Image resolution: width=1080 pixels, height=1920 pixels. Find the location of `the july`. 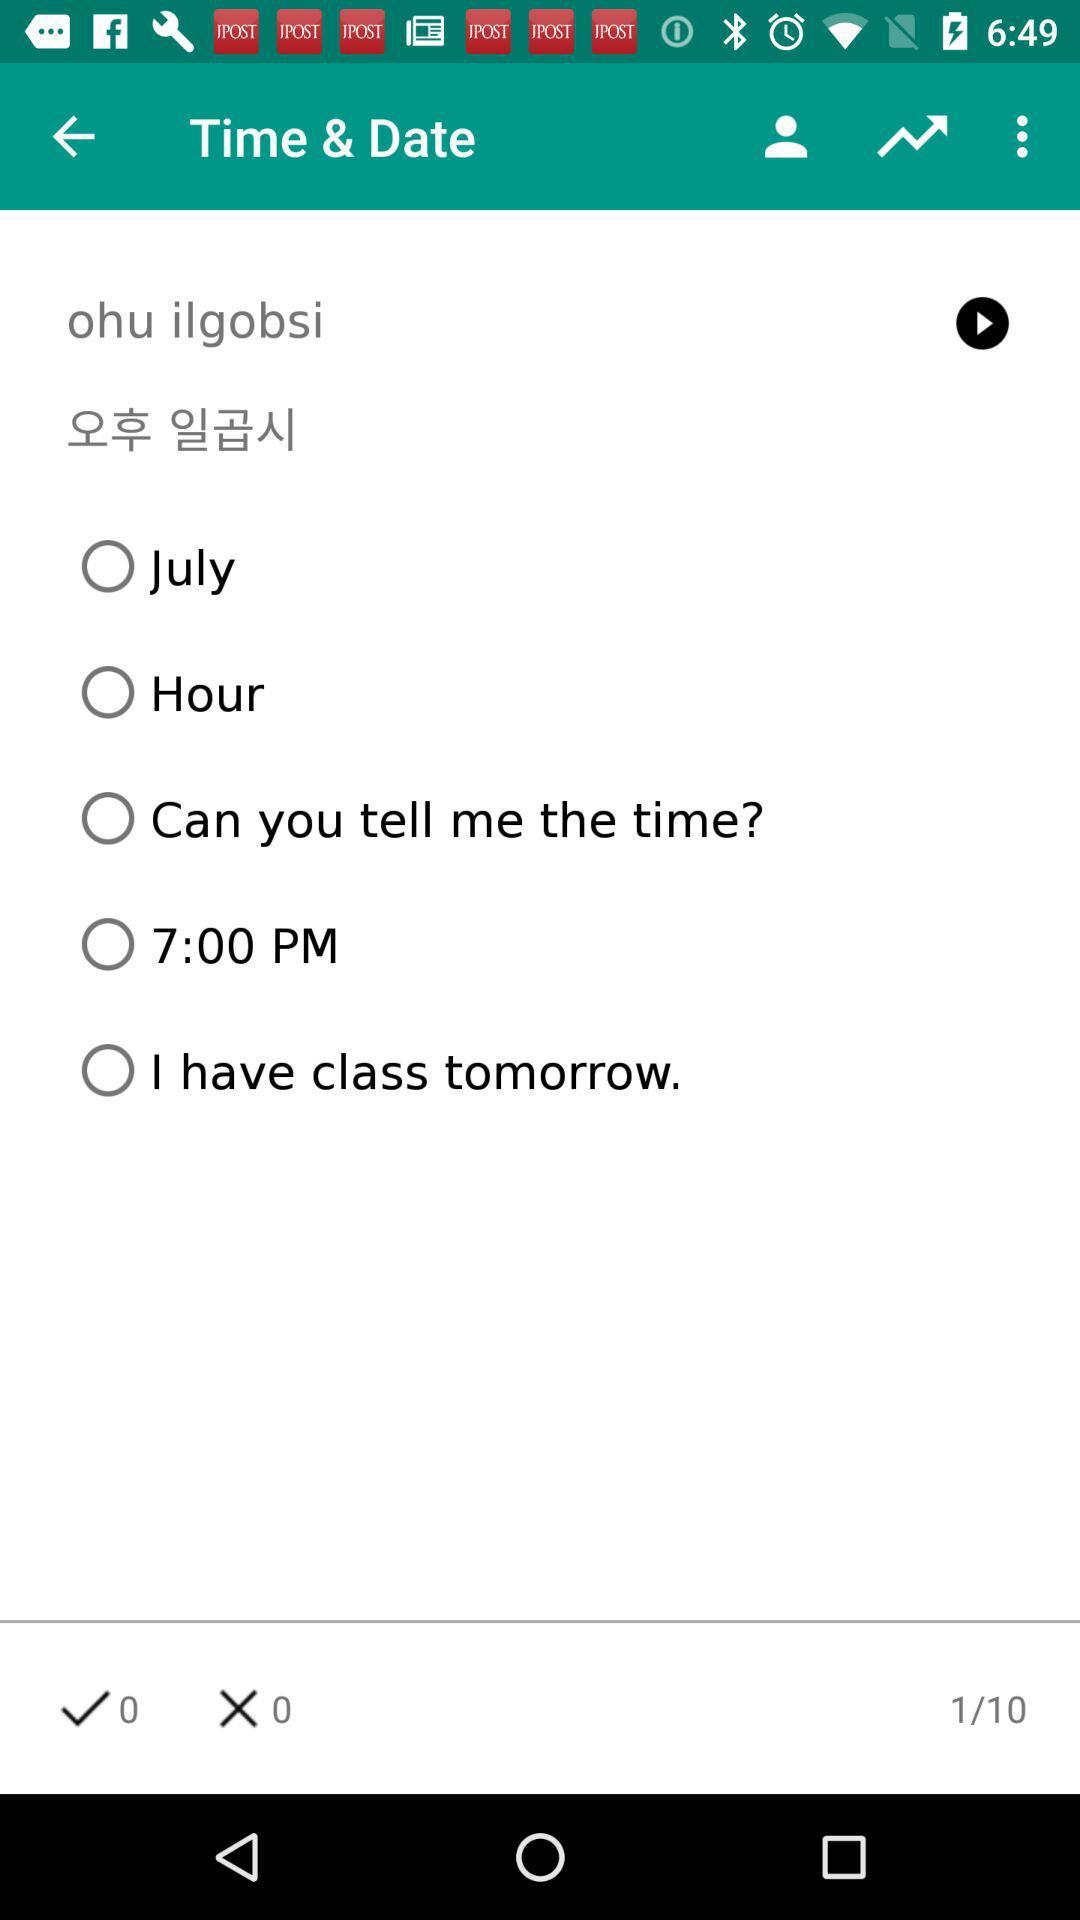

the july is located at coordinates (547, 565).